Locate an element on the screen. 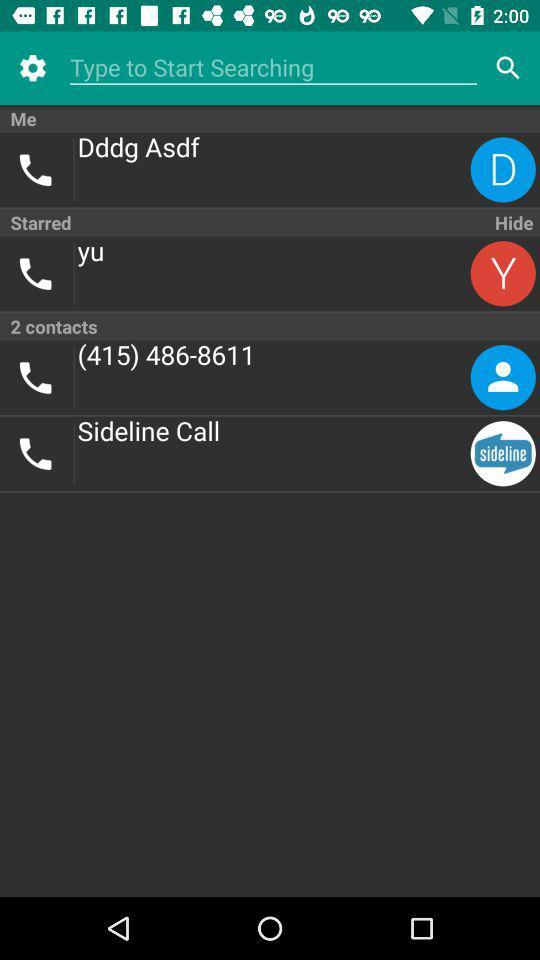  the settings icon is located at coordinates (31, 68).